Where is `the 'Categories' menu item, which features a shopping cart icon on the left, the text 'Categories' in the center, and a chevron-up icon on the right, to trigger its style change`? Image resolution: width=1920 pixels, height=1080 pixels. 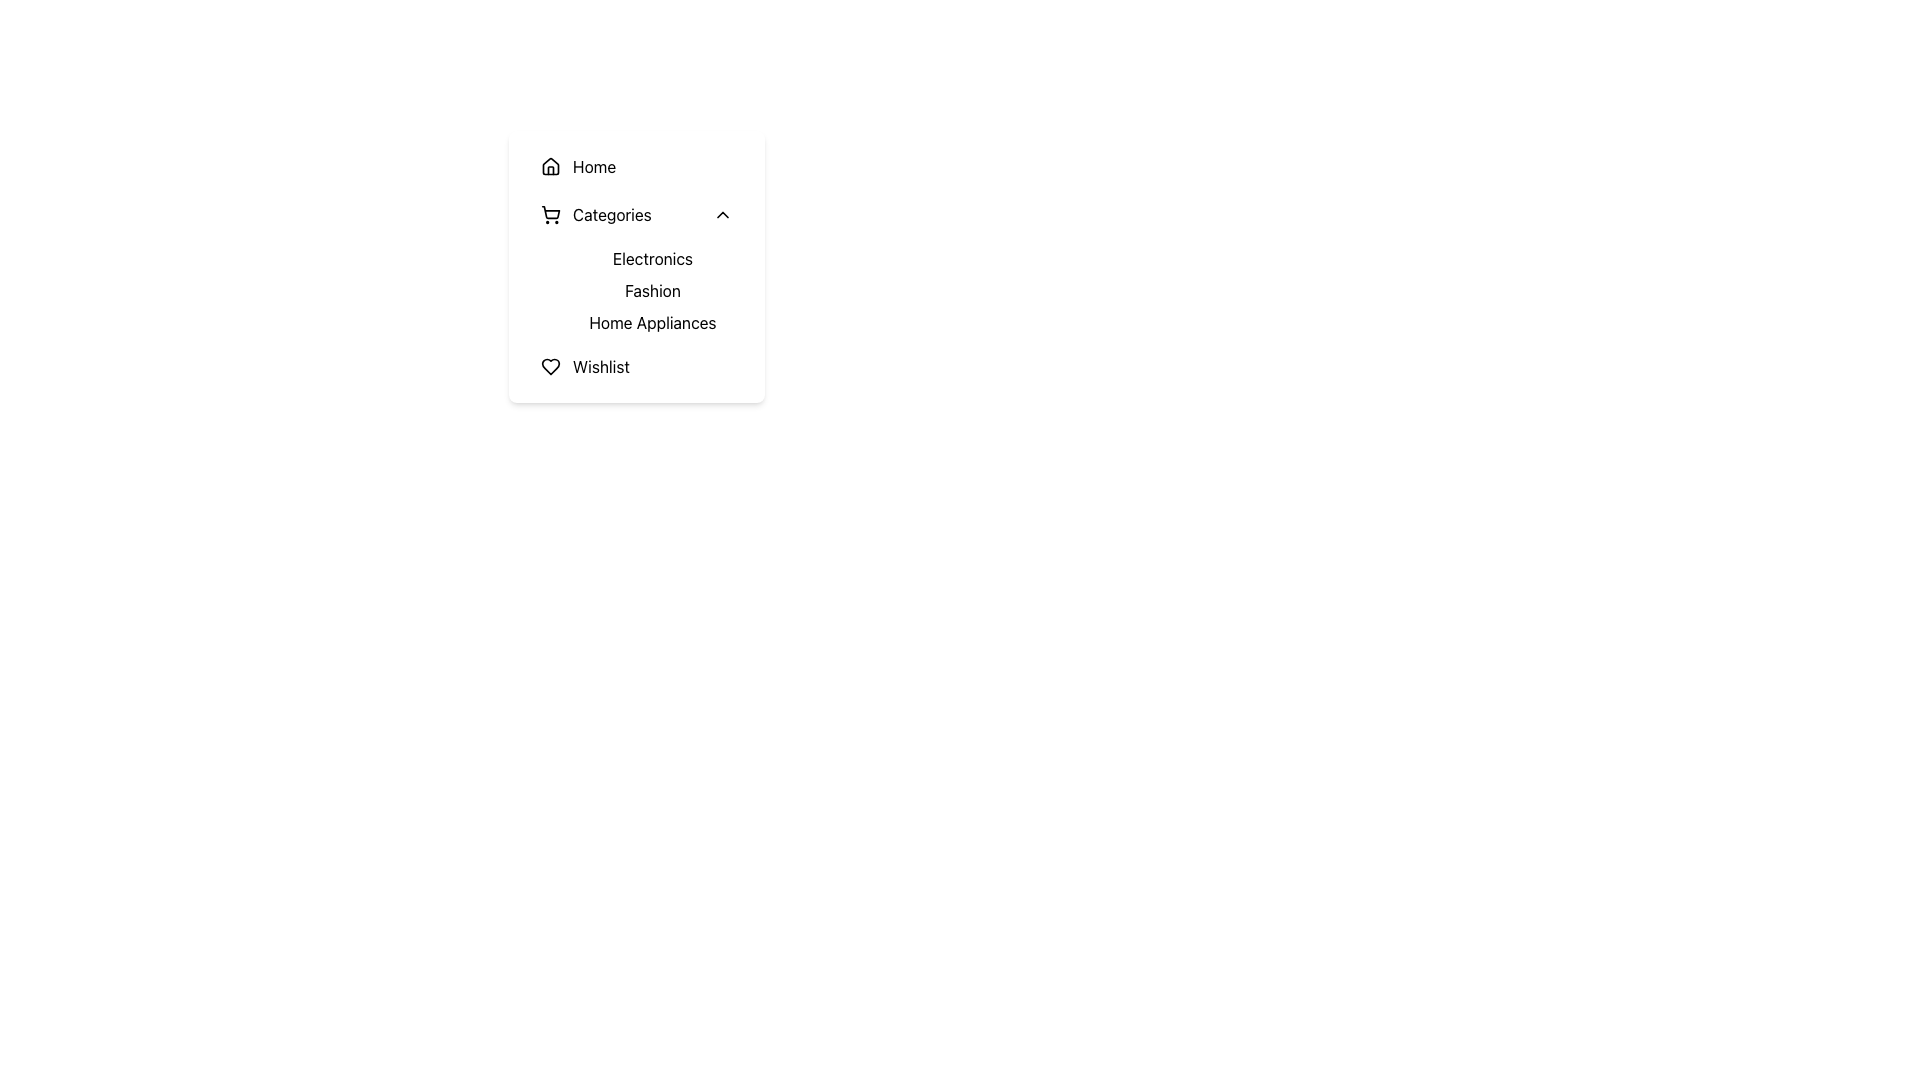
the 'Categories' menu item, which features a shopping cart icon on the left, the text 'Categories' in the center, and a chevron-up icon on the right, to trigger its style change is located at coordinates (636, 215).